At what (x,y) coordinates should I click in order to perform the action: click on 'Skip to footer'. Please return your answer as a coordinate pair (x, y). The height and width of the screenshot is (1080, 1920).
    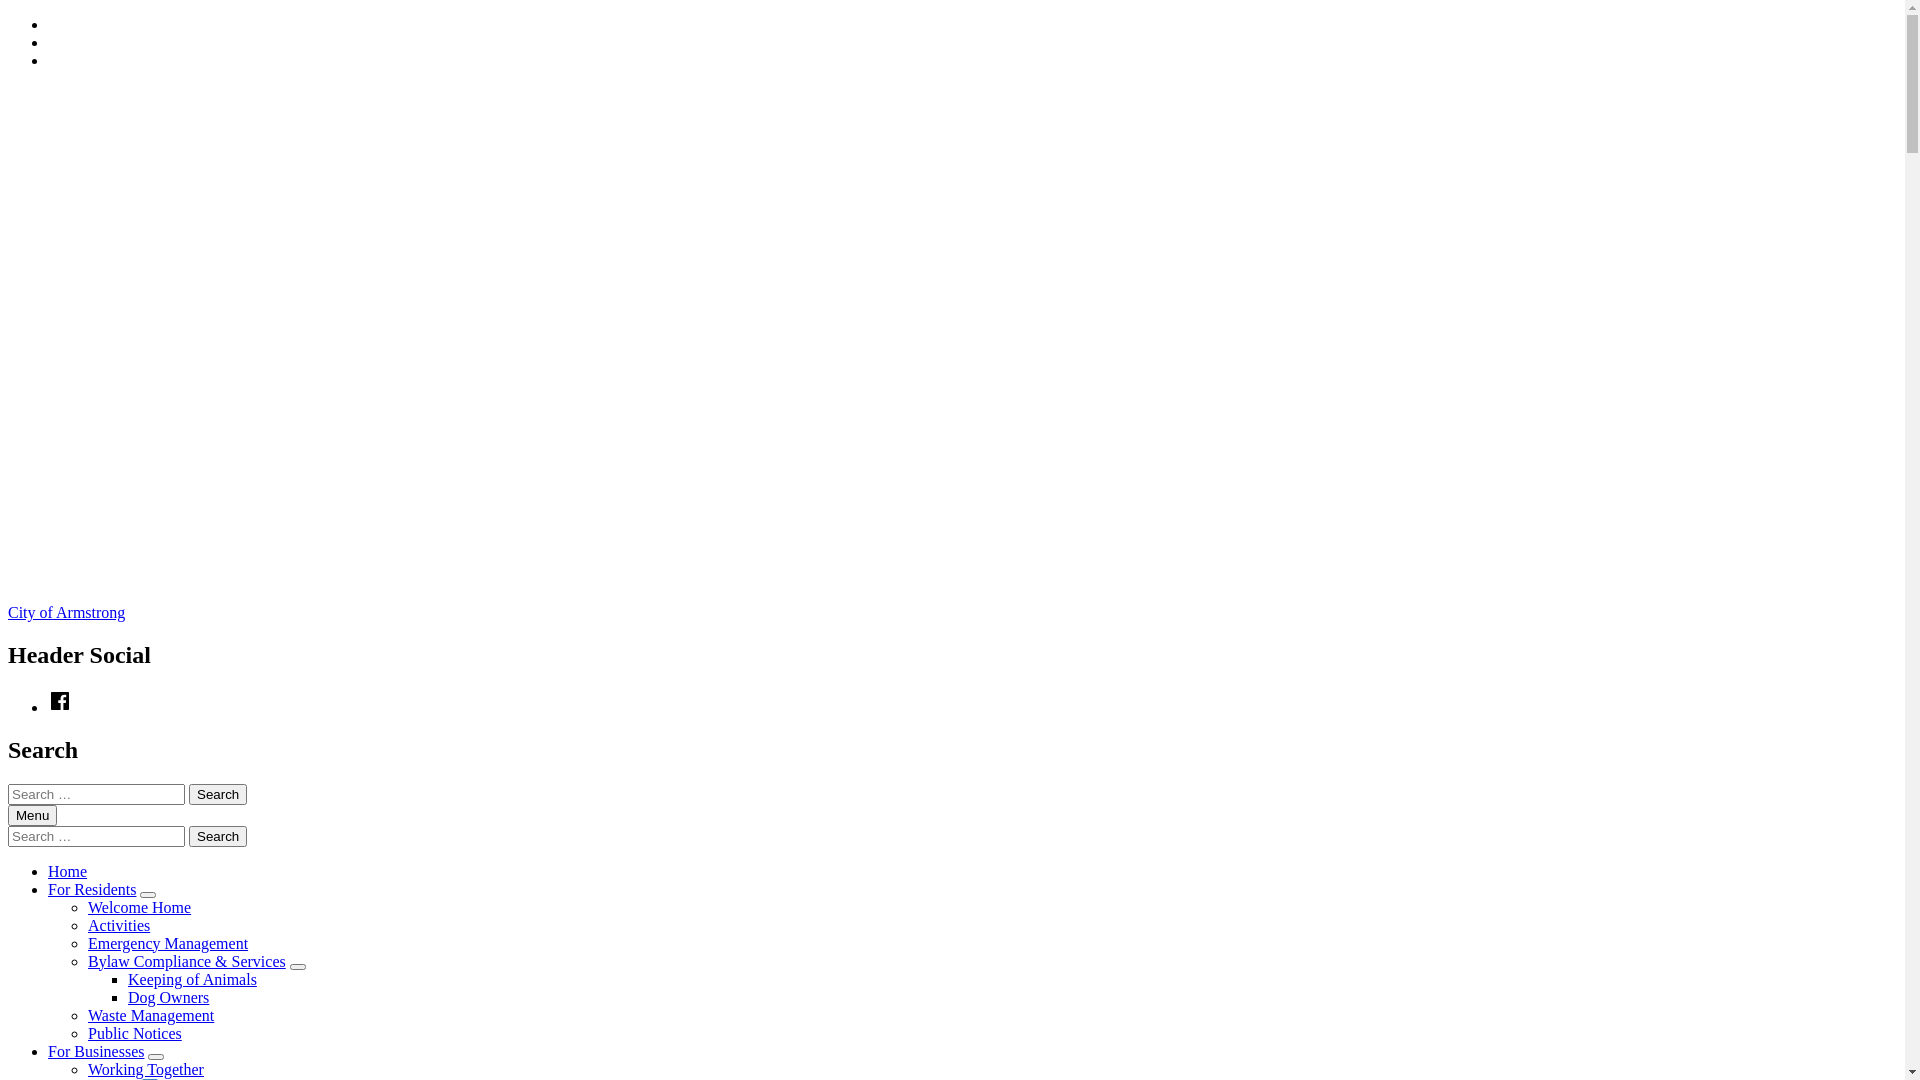
    Looking at the image, I should click on (47, 50).